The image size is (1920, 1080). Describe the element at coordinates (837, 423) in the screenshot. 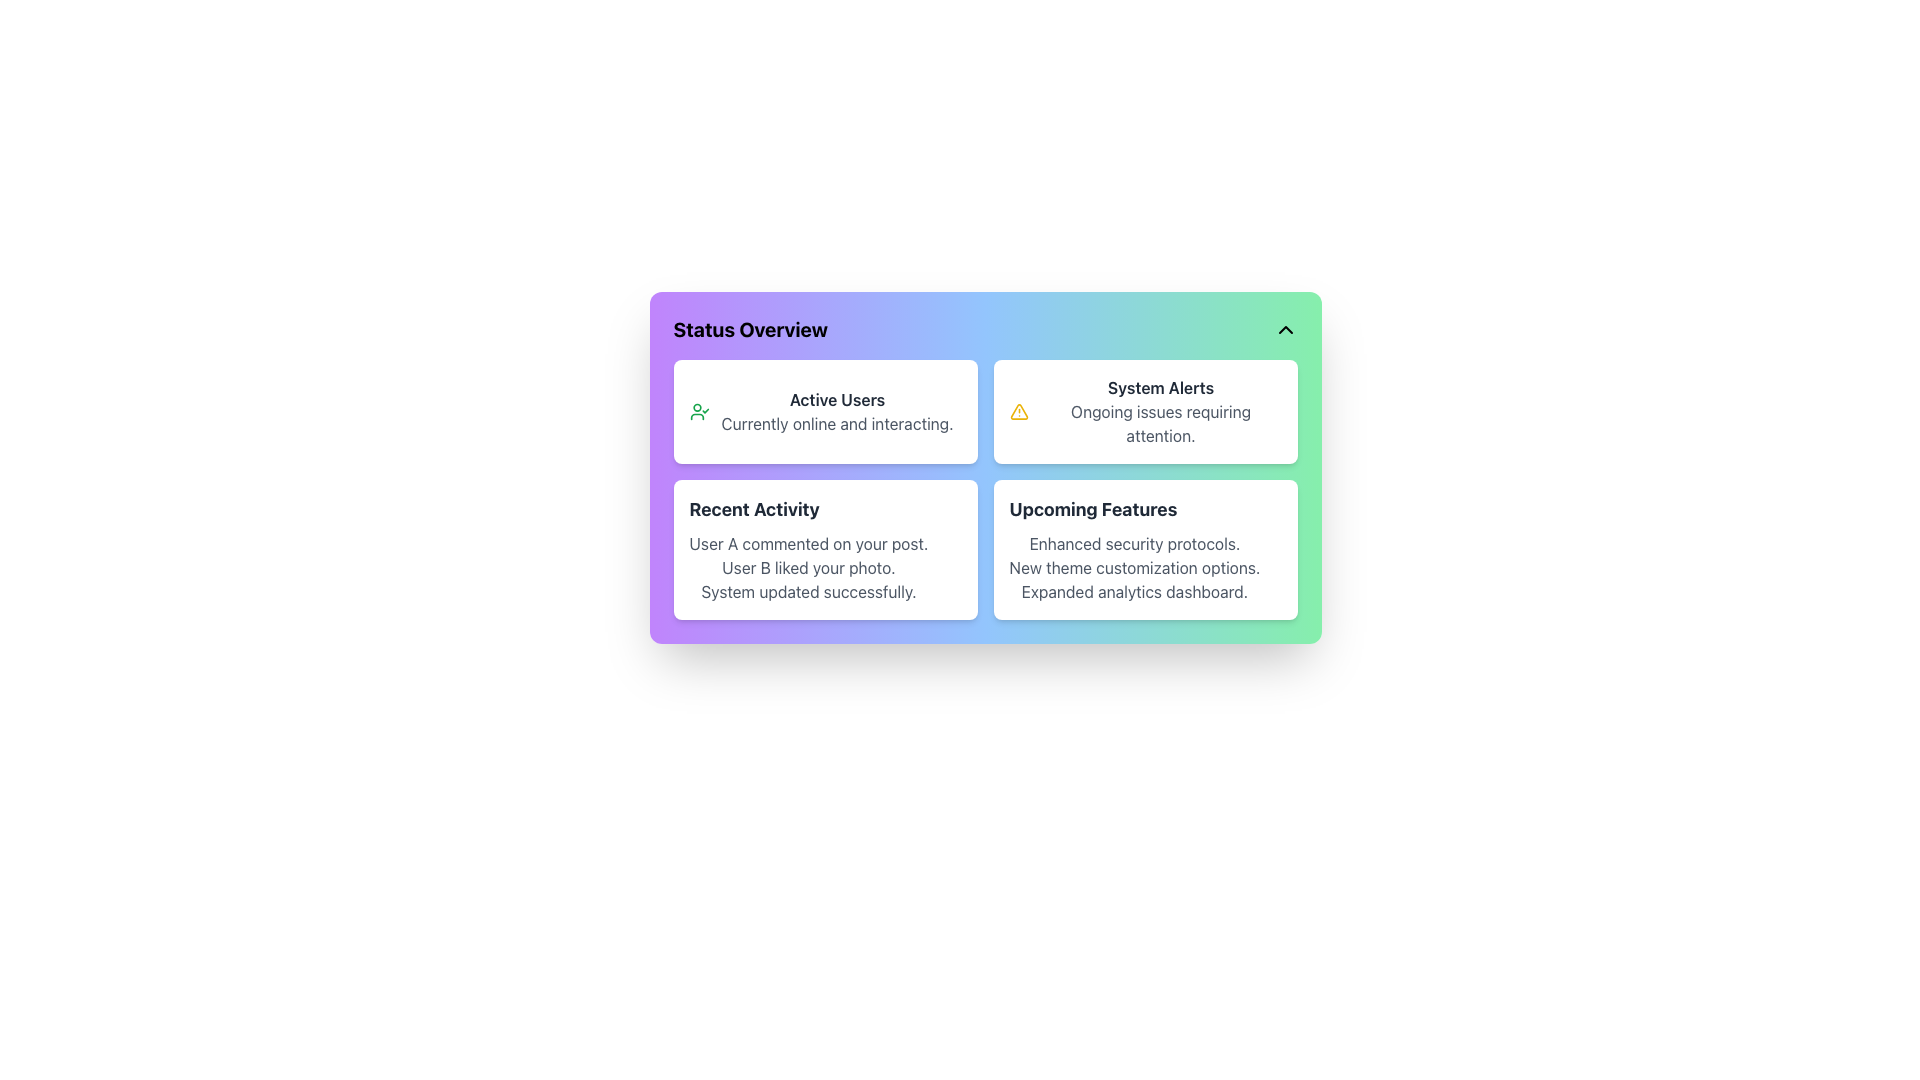

I see `subtitle text located in the 'Active Users' card, positioned directly below the heading 'Active Users'` at that location.